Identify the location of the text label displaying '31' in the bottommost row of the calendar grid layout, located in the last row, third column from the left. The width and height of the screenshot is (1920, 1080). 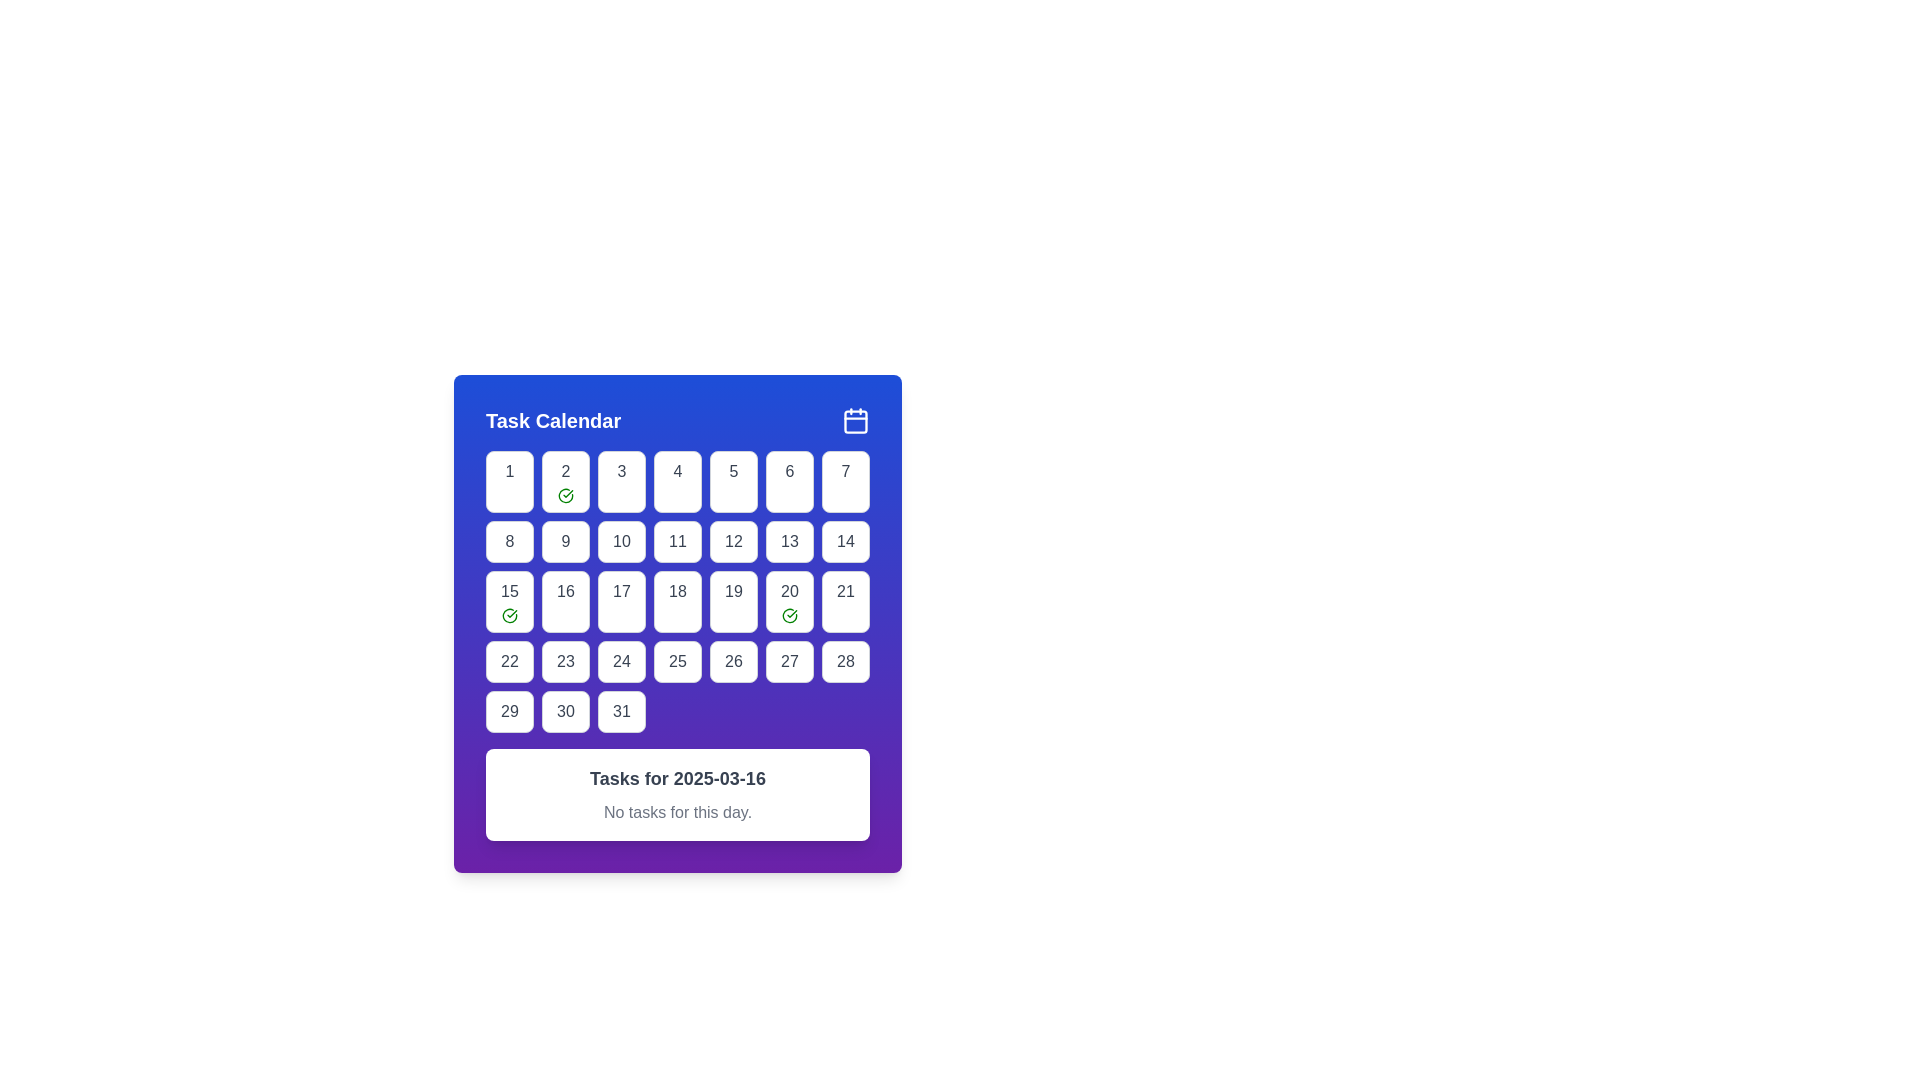
(621, 711).